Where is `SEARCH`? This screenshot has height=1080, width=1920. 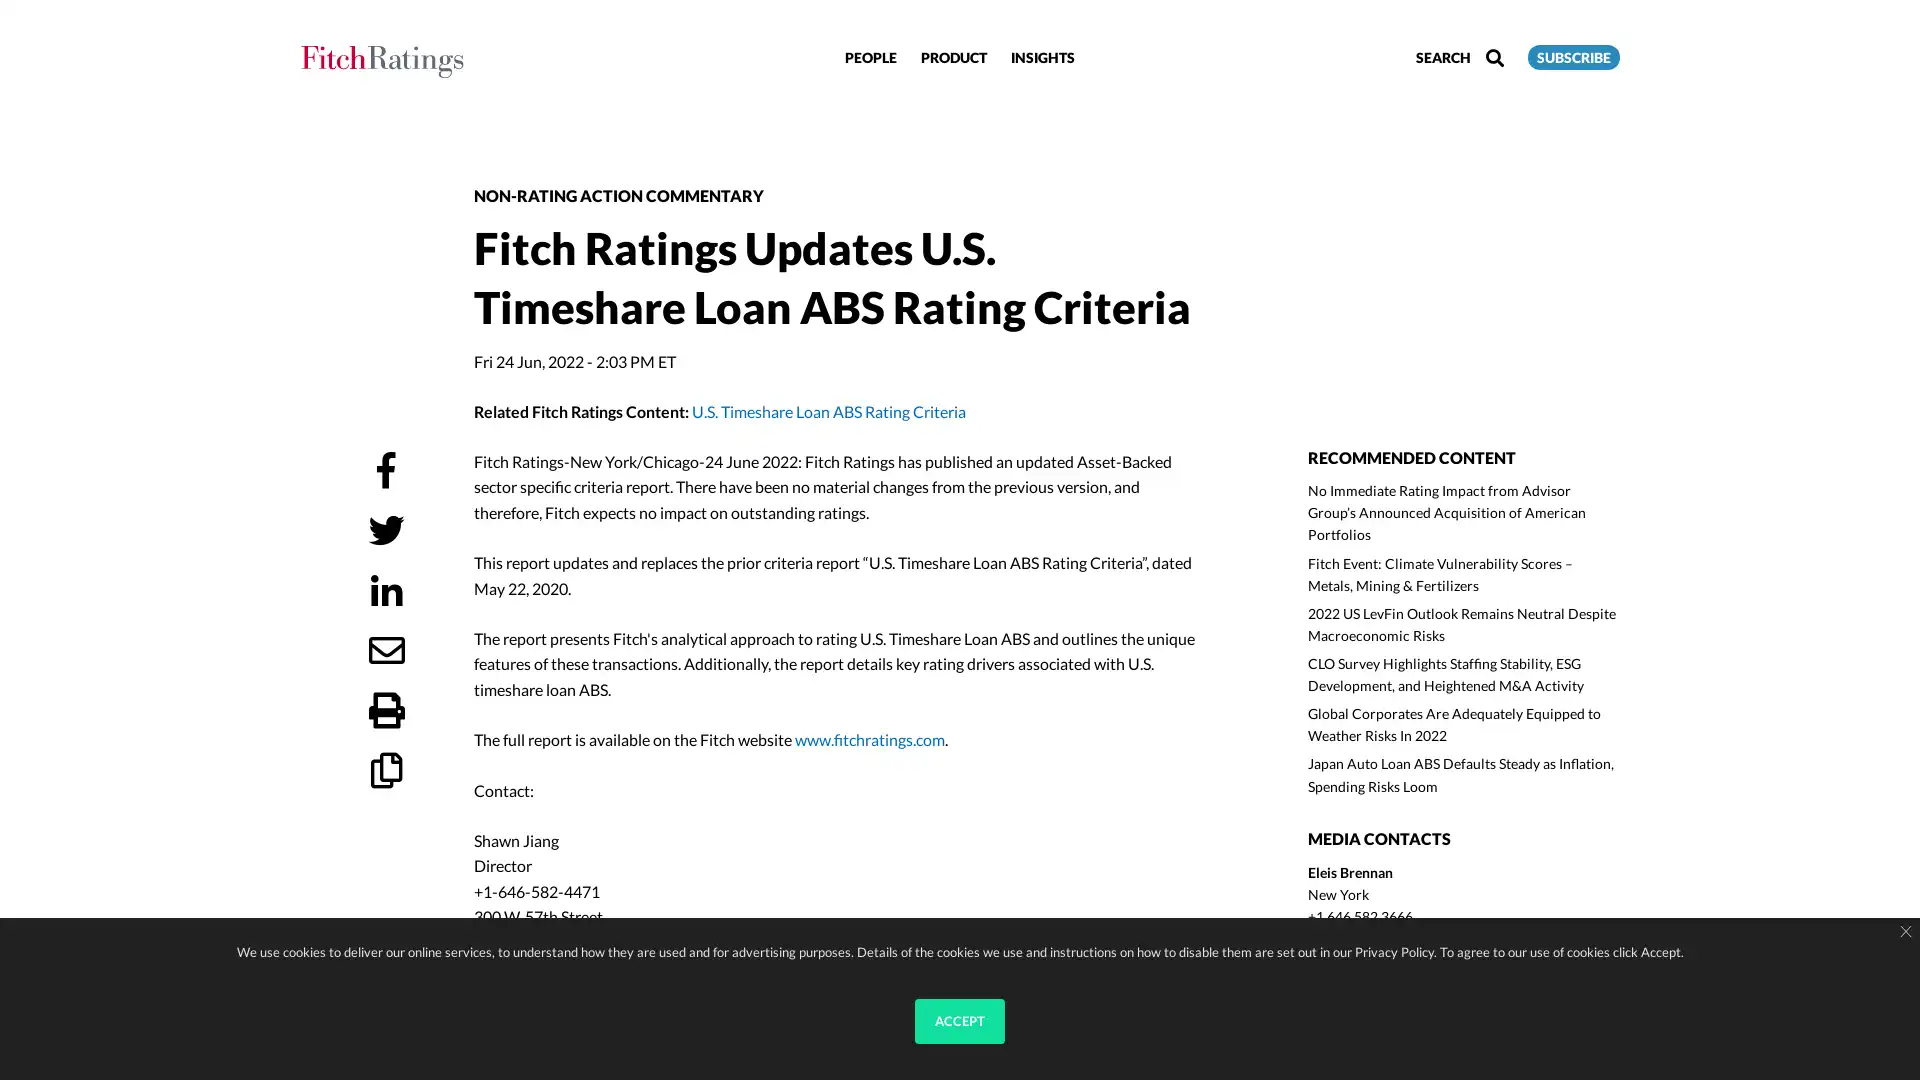
SEARCH is located at coordinates (1459, 56).